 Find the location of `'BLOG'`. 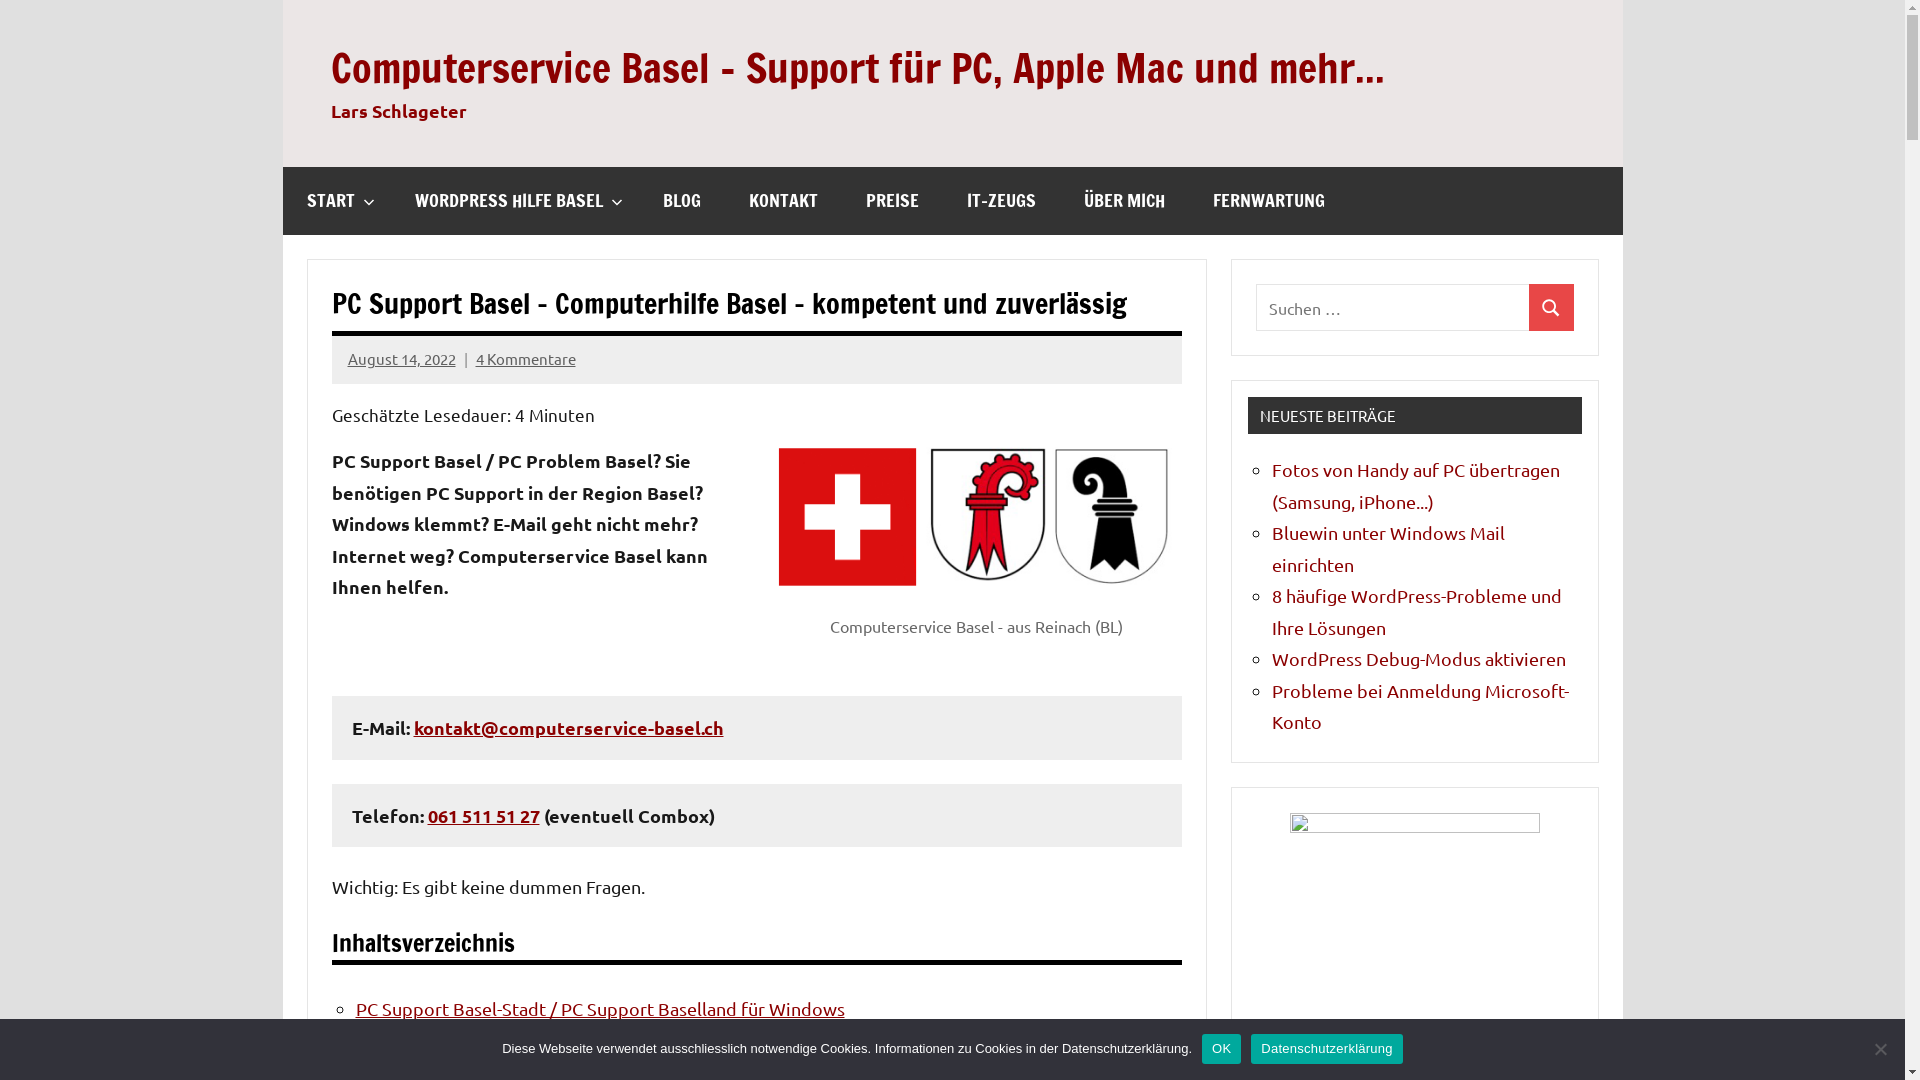

'BLOG' is located at coordinates (681, 200).